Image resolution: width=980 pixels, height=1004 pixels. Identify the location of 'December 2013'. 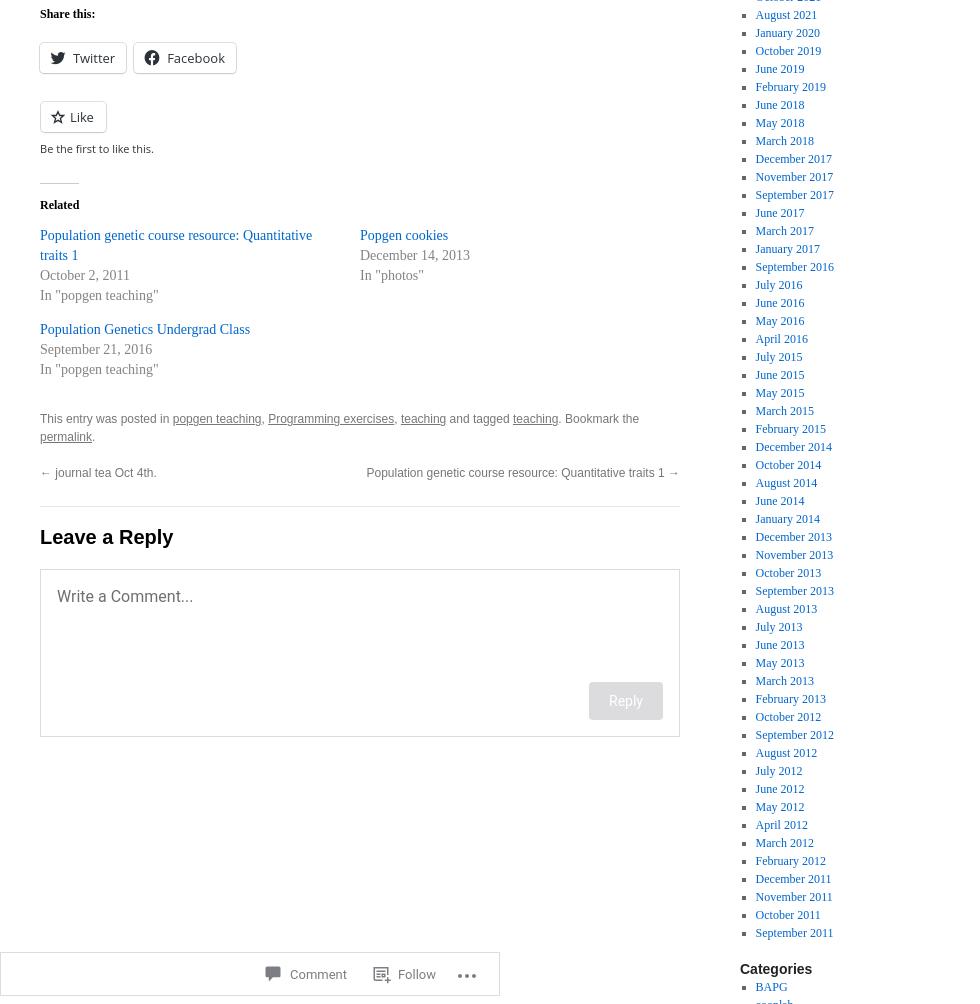
(793, 537).